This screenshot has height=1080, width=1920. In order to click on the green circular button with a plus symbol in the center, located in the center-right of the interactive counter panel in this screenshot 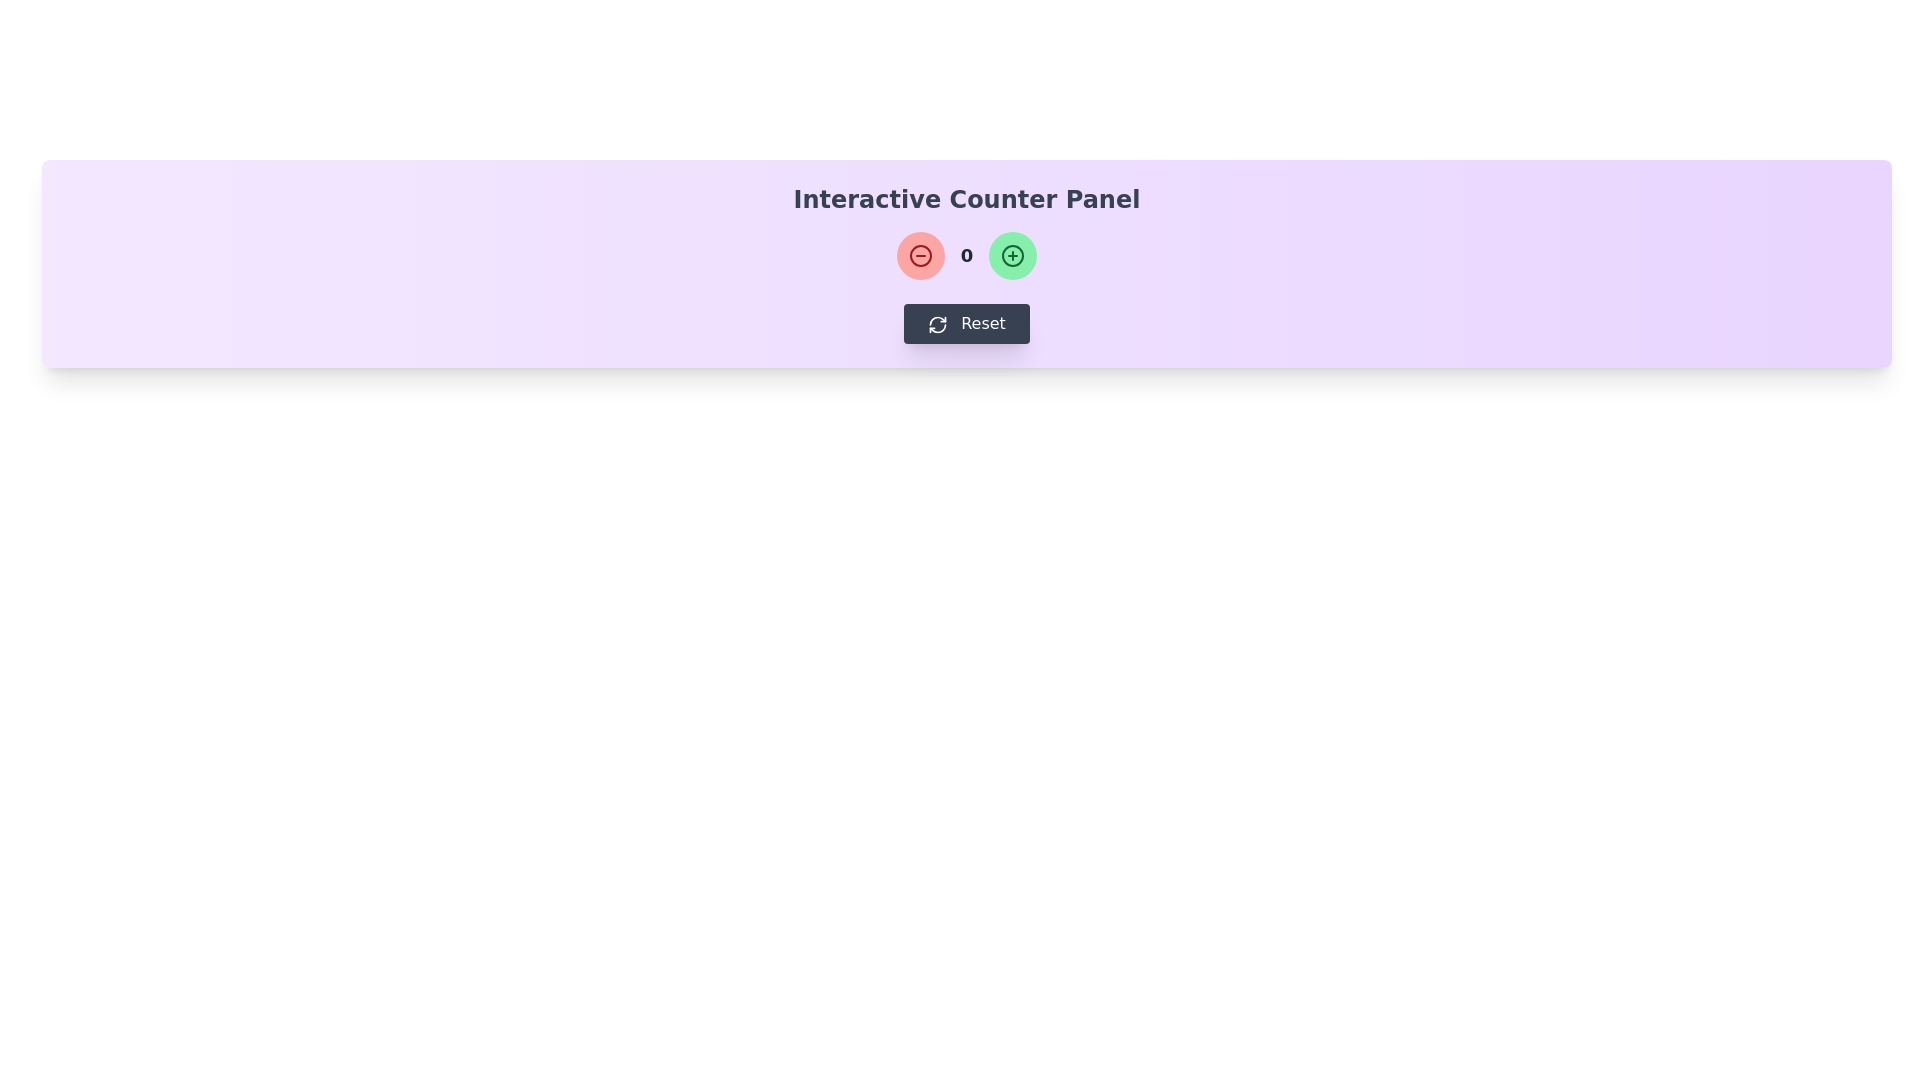, I will do `click(1013, 254)`.